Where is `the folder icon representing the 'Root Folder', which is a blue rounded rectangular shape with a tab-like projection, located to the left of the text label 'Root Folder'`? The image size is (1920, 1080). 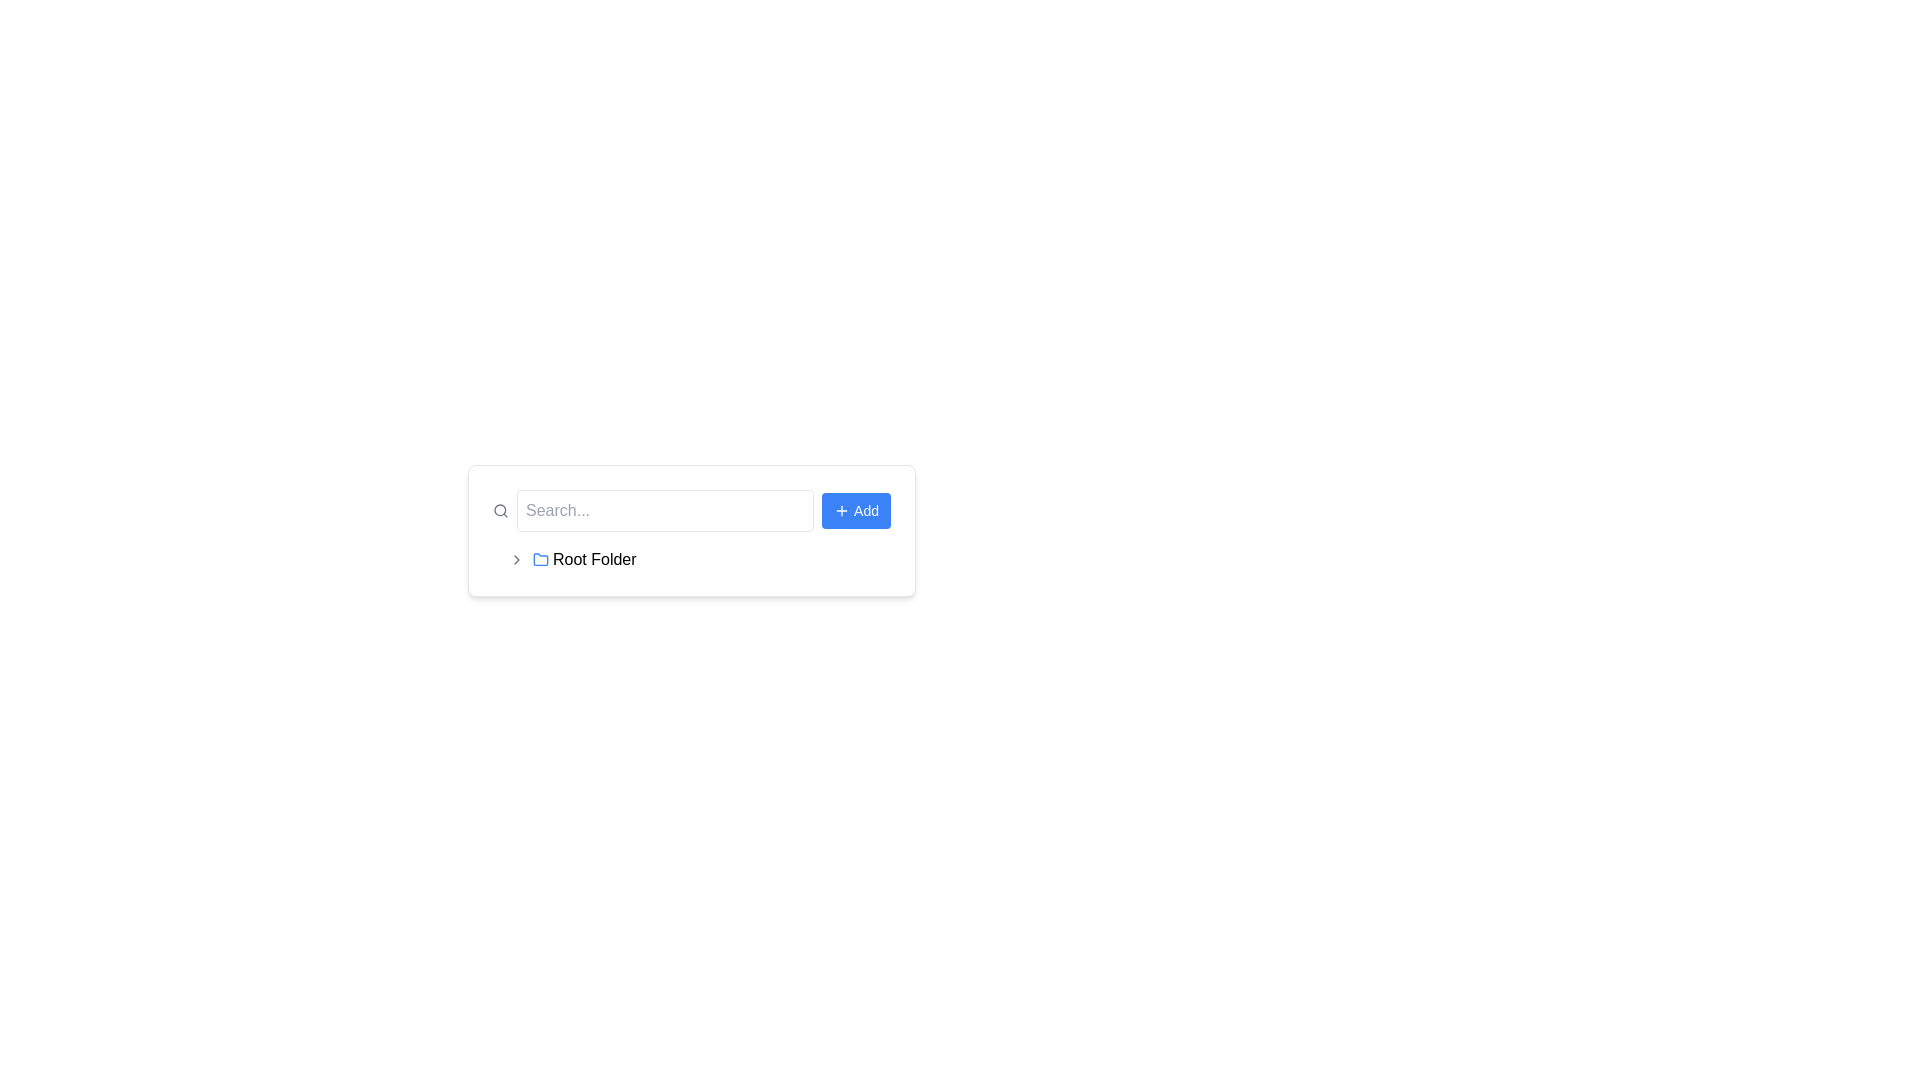 the folder icon representing the 'Root Folder', which is a blue rounded rectangular shape with a tab-like projection, located to the left of the text label 'Root Folder' is located at coordinates (541, 559).